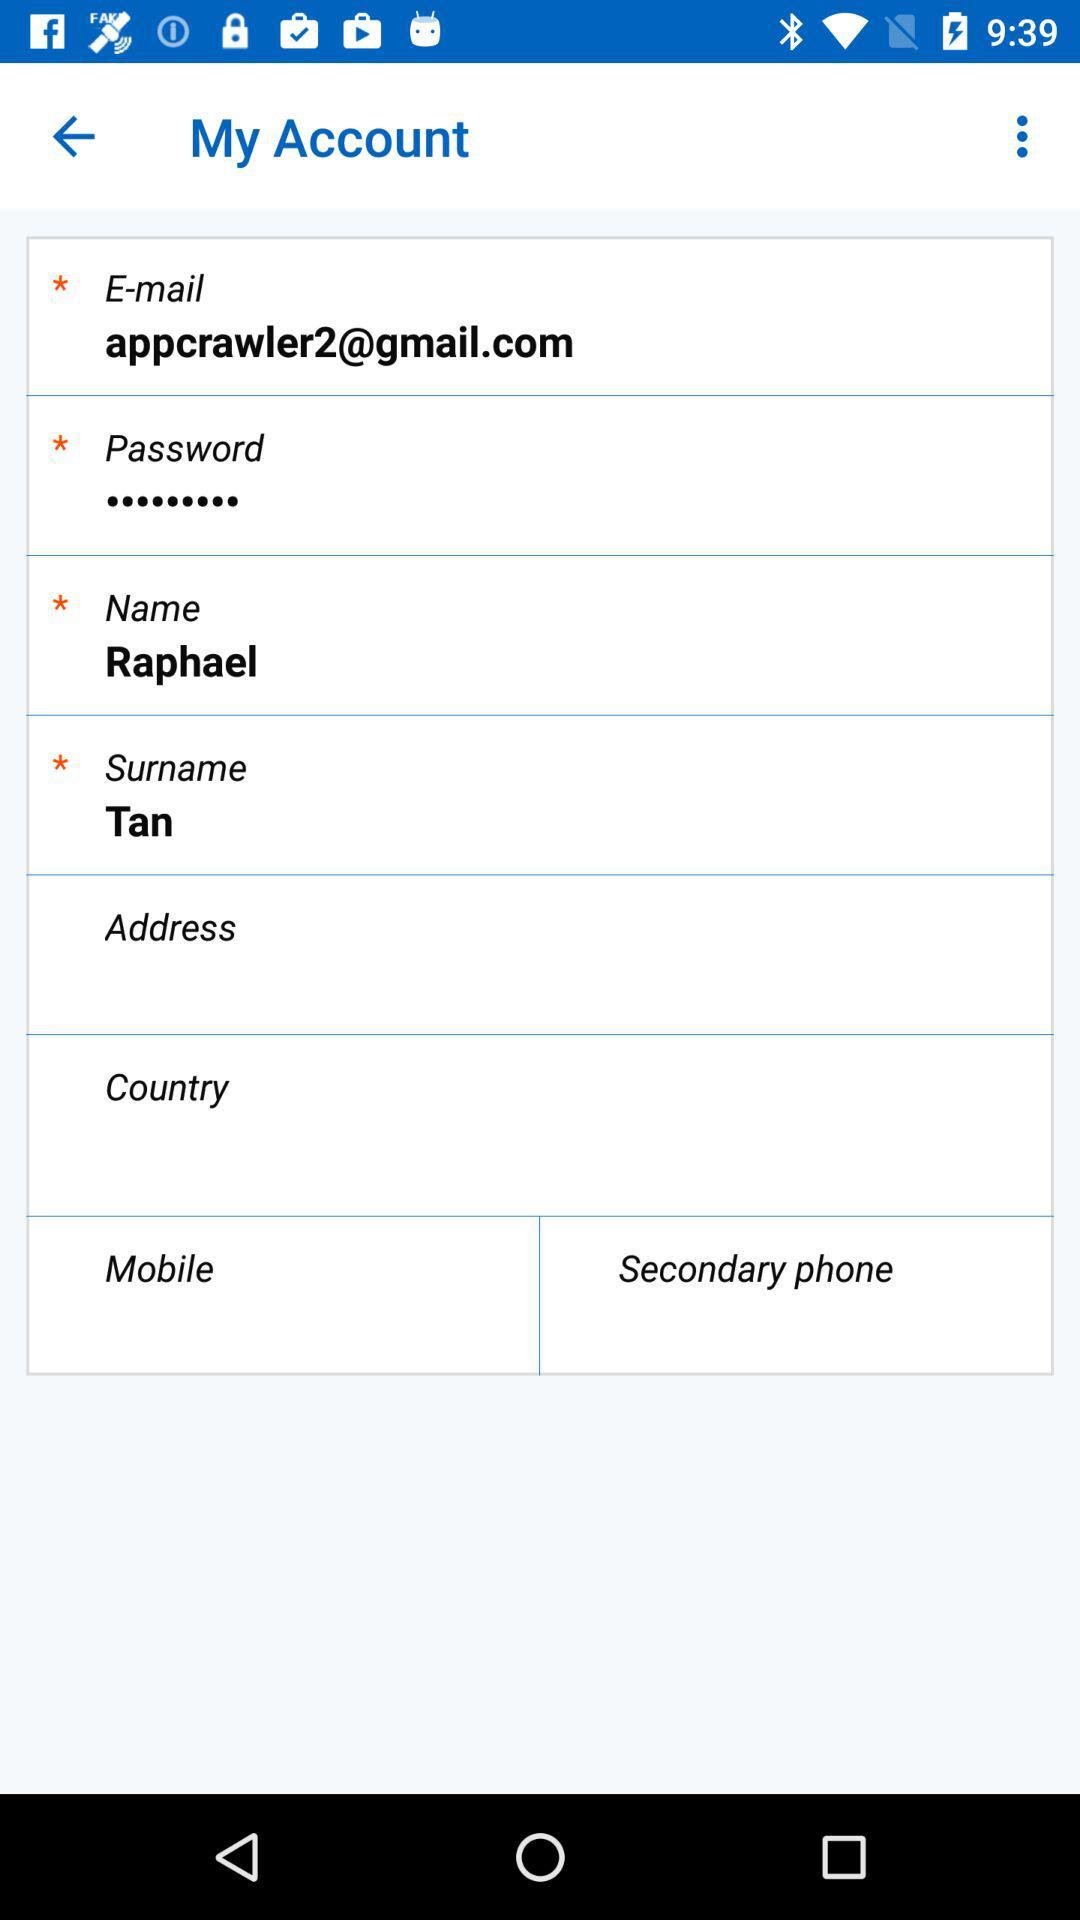  I want to click on the icon to the left of the my account, so click(72, 135).